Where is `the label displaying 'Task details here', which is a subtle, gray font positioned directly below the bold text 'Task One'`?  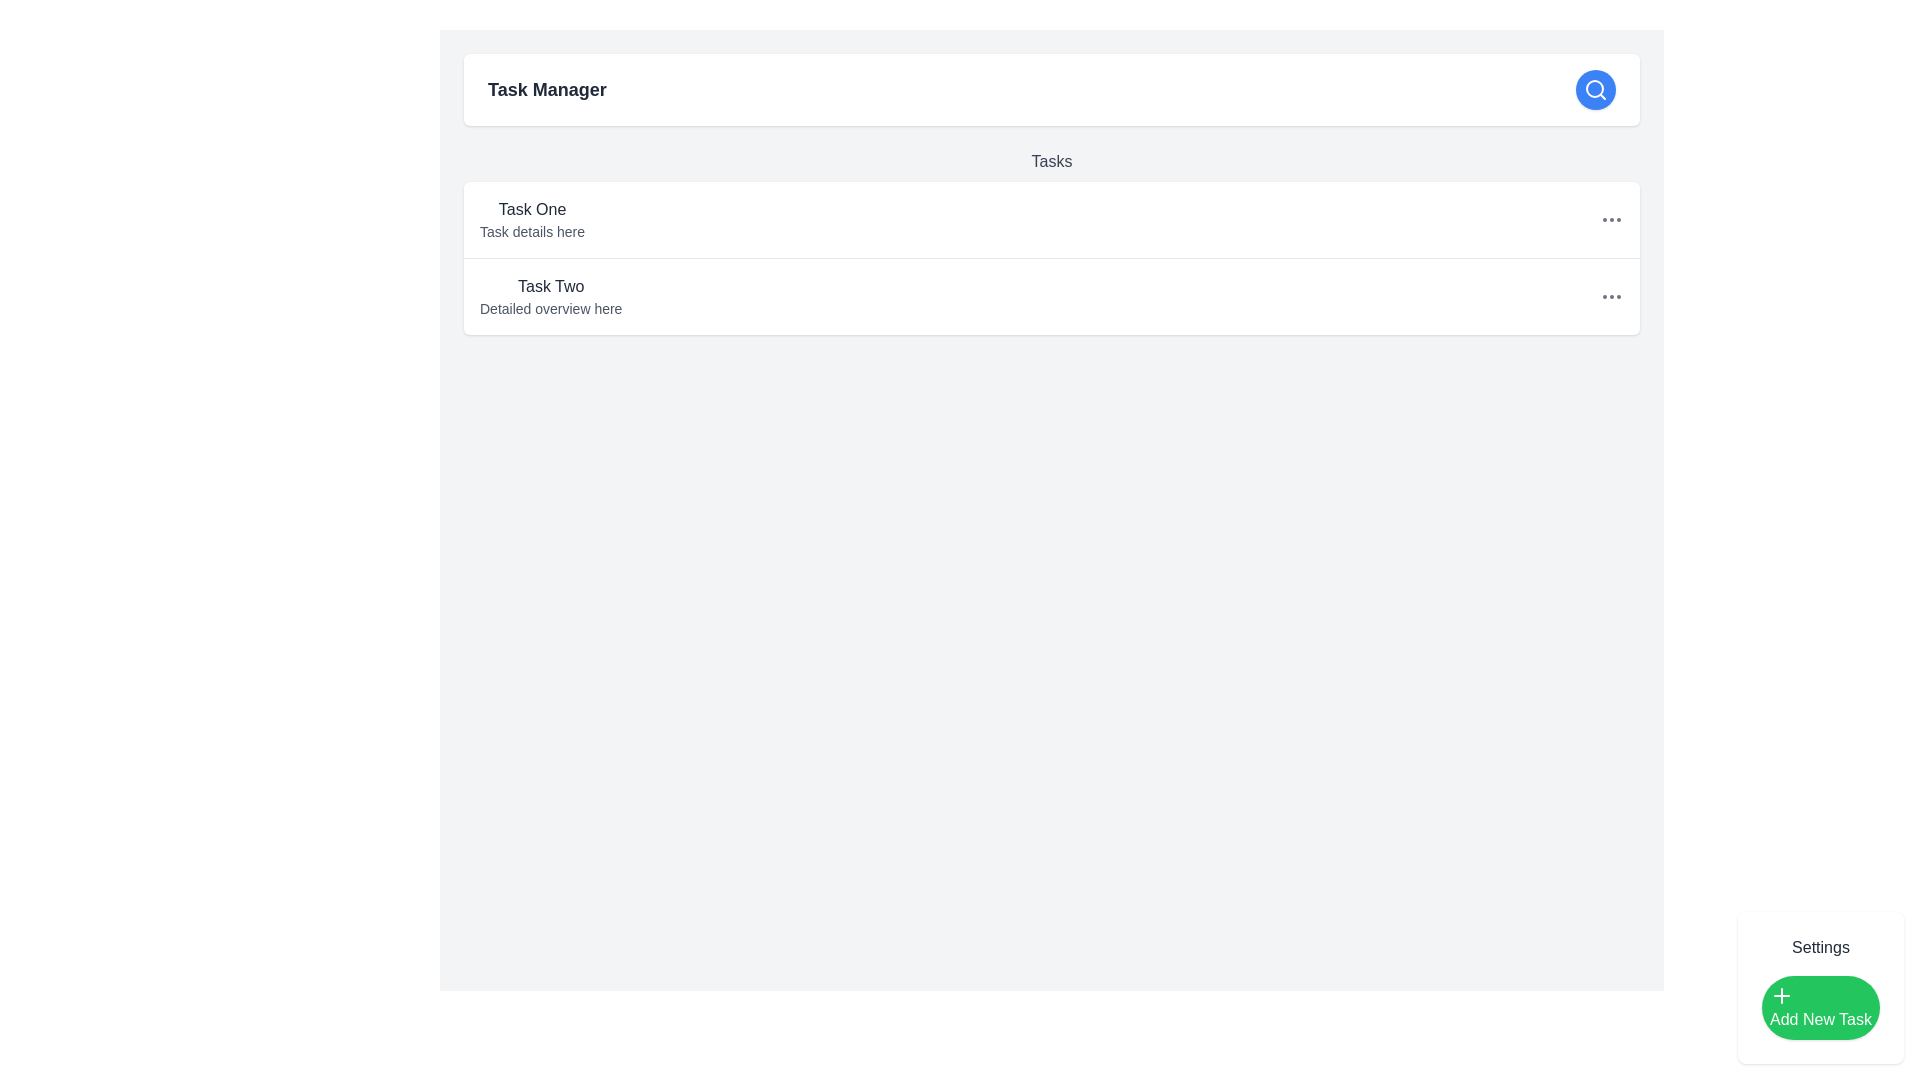 the label displaying 'Task details here', which is a subtle, gray font positioned directly below the bold text 'Task One' is located at coordinates (532, 230).